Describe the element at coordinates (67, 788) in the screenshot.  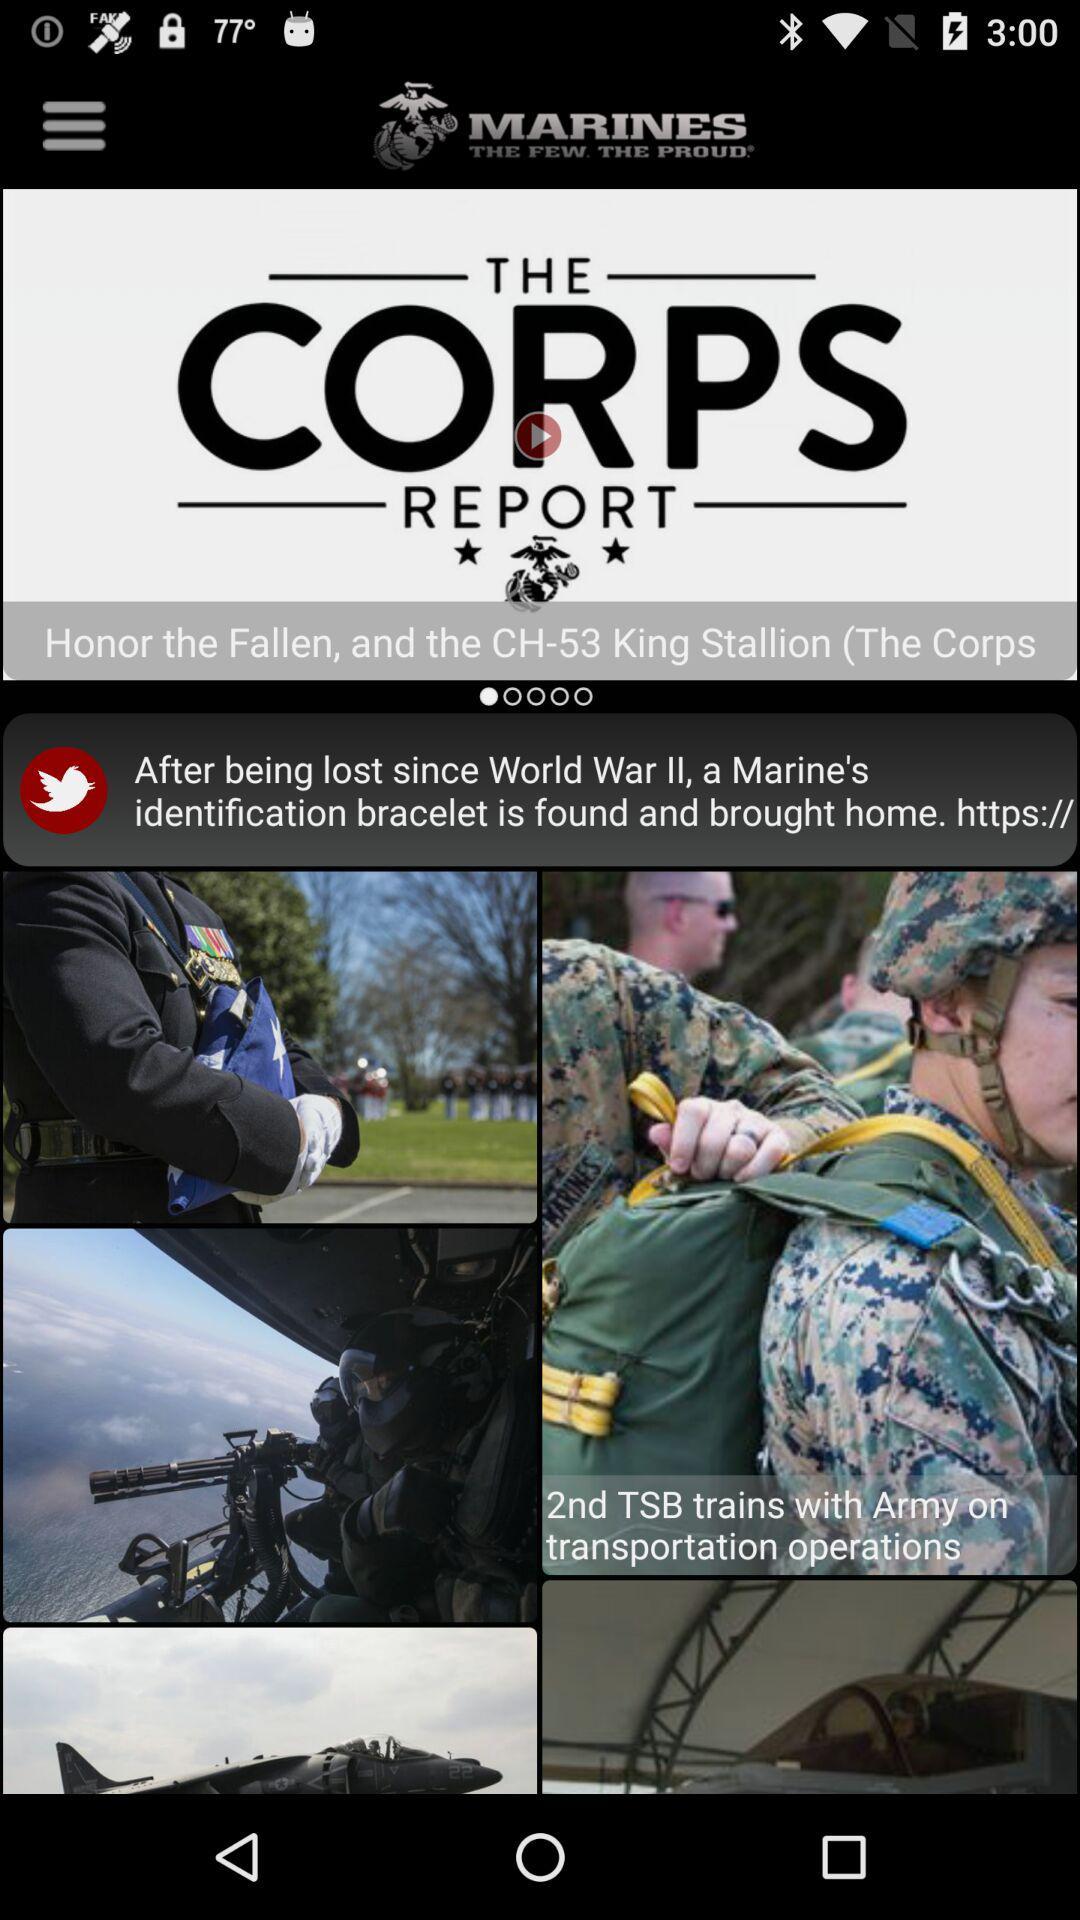
I see `the icon just before the text after being lost since world war 11` at that location.